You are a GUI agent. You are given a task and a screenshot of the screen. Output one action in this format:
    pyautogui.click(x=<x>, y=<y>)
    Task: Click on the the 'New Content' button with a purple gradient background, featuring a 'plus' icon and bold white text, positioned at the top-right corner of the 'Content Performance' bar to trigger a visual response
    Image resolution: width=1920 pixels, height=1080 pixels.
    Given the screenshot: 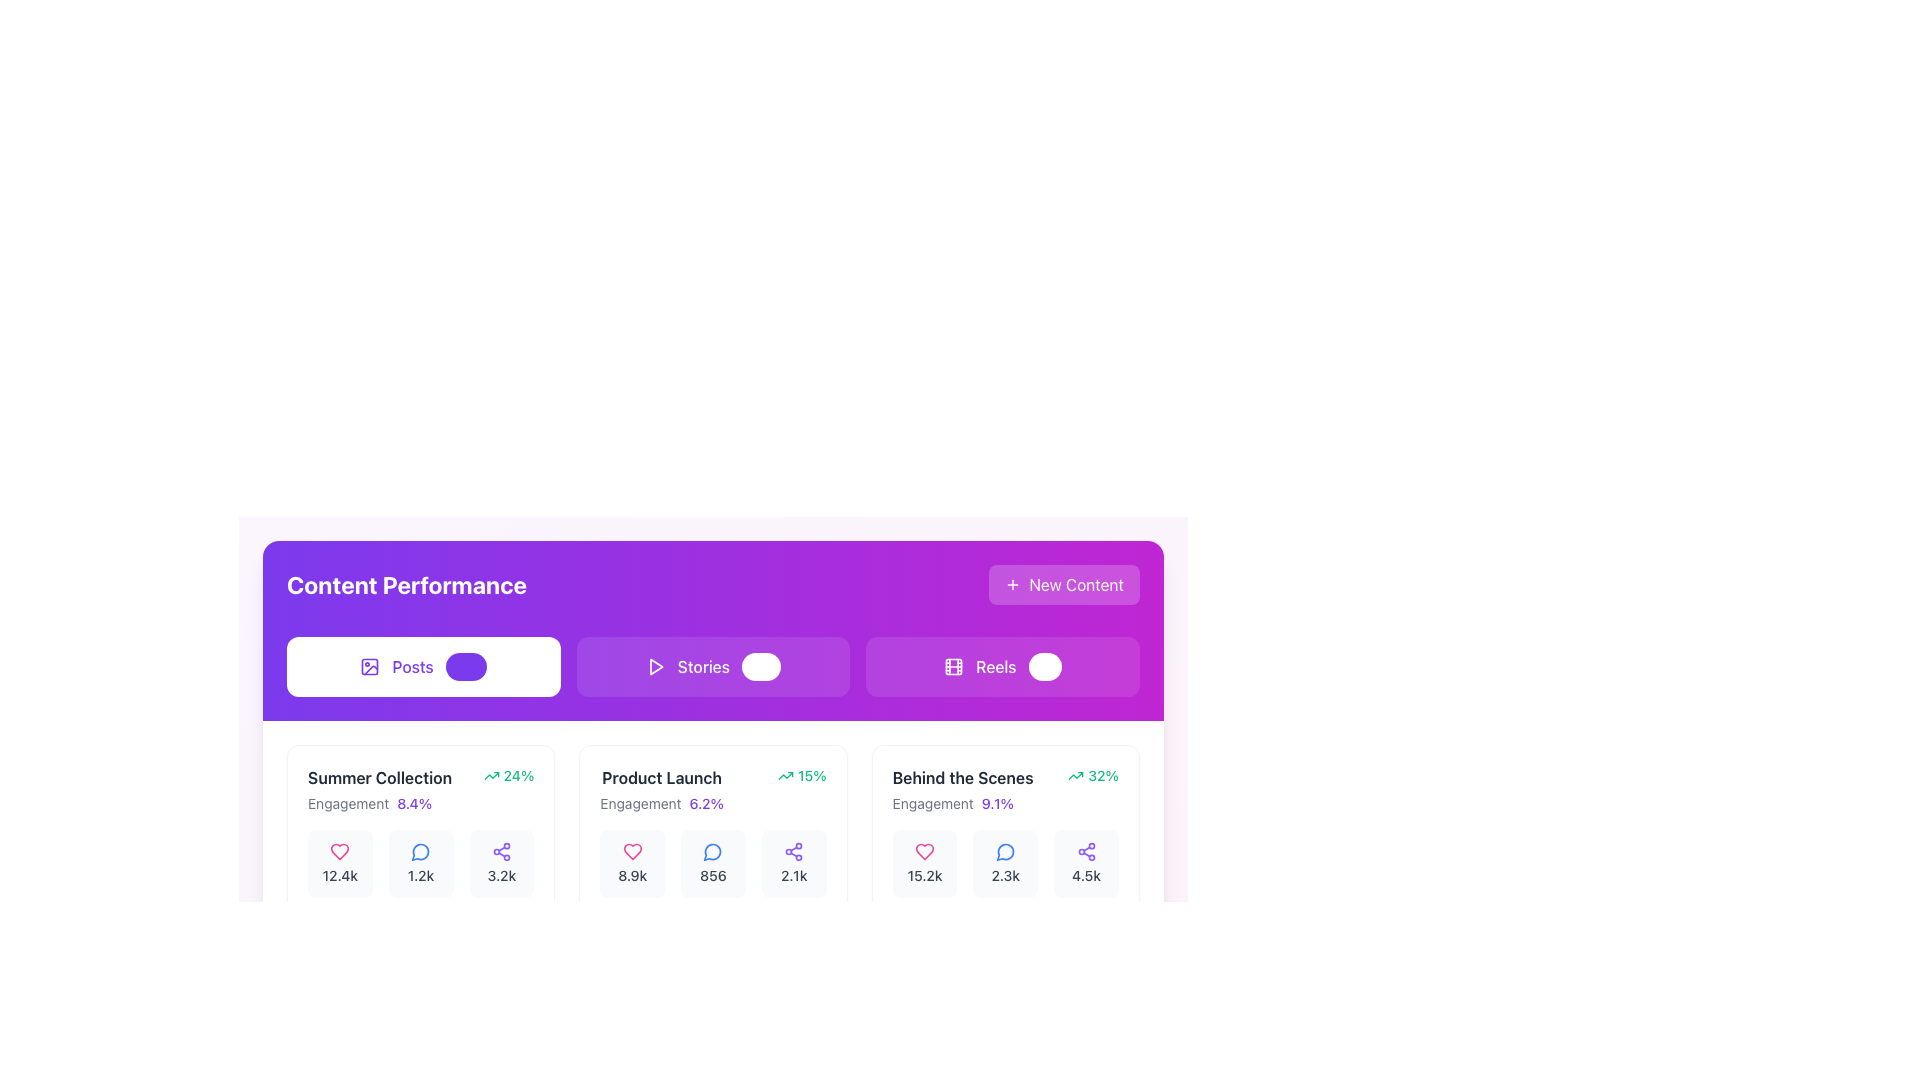 What is the action you would take?
    pyautogui.click(x=1063, y=585)
    